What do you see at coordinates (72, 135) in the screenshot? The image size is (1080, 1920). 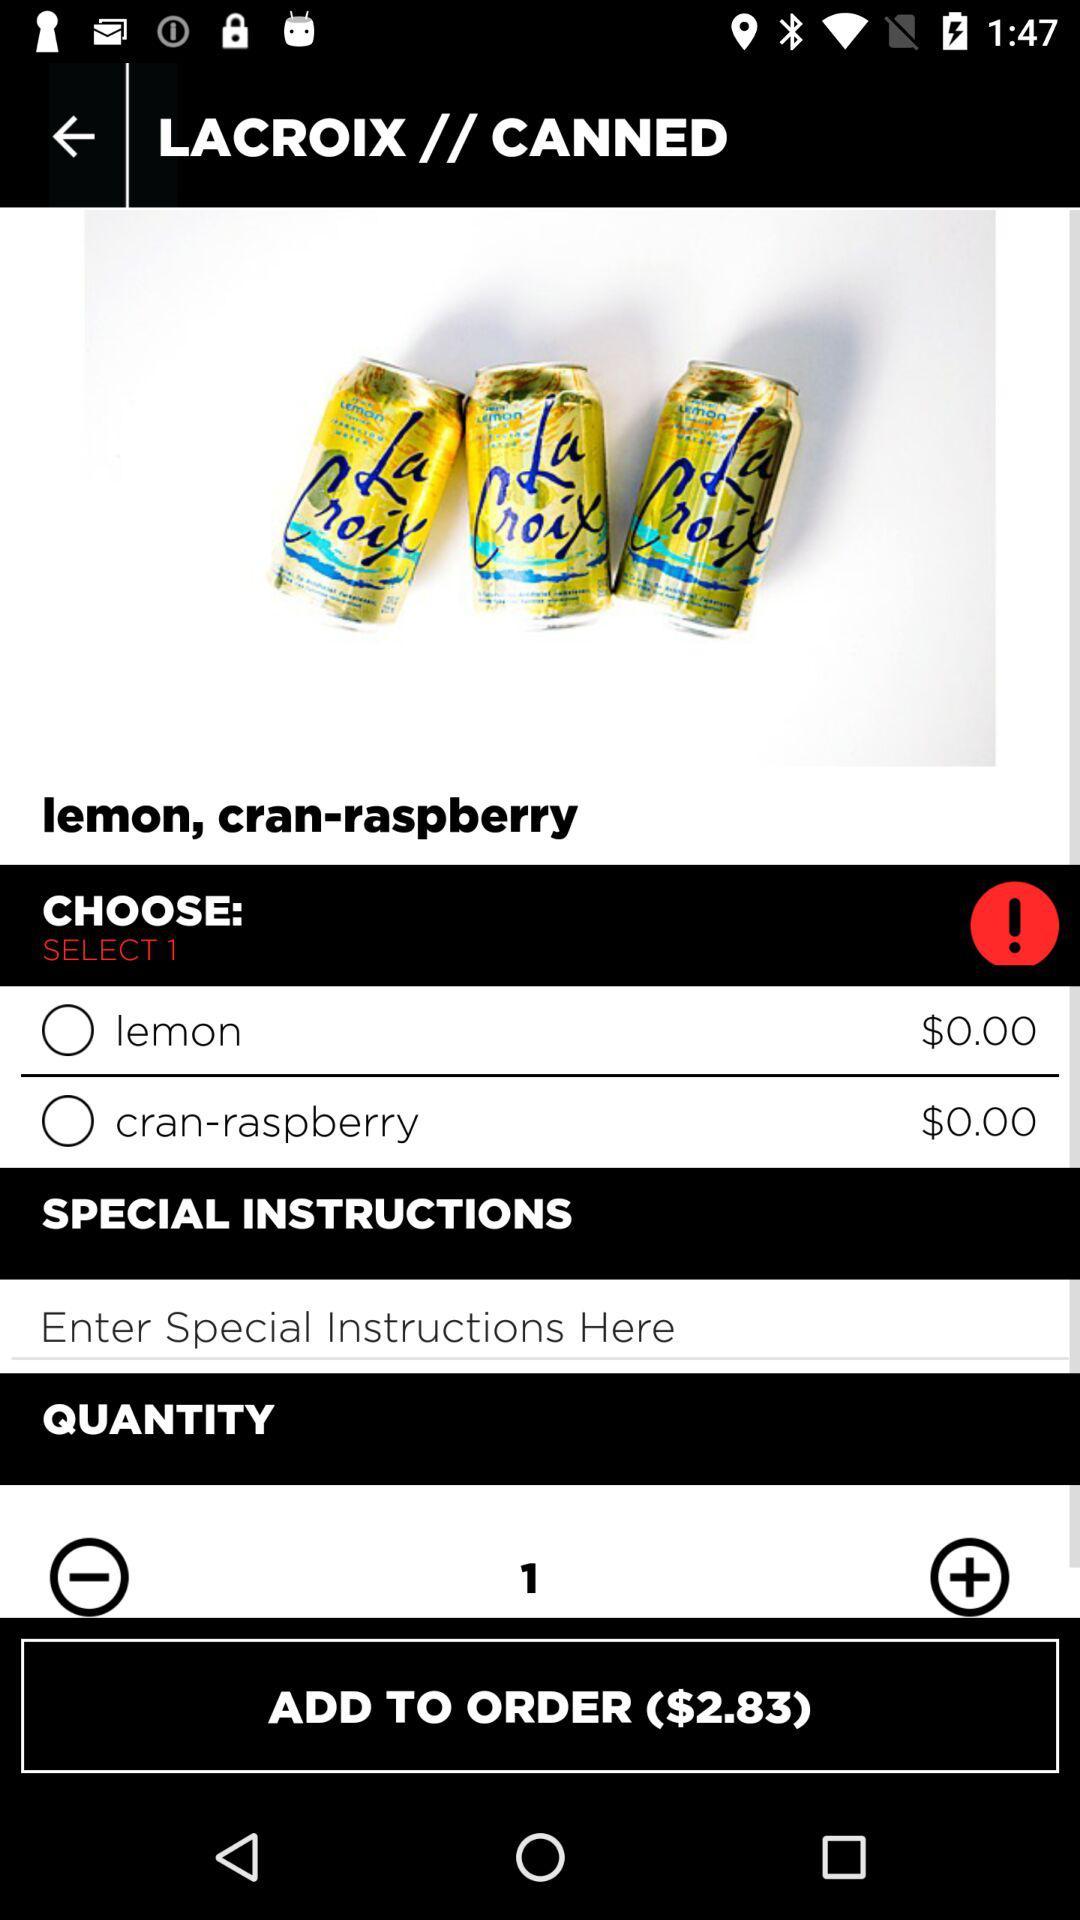 I see `the icon next to lacroix // canned` at bounding box center [72, 135].